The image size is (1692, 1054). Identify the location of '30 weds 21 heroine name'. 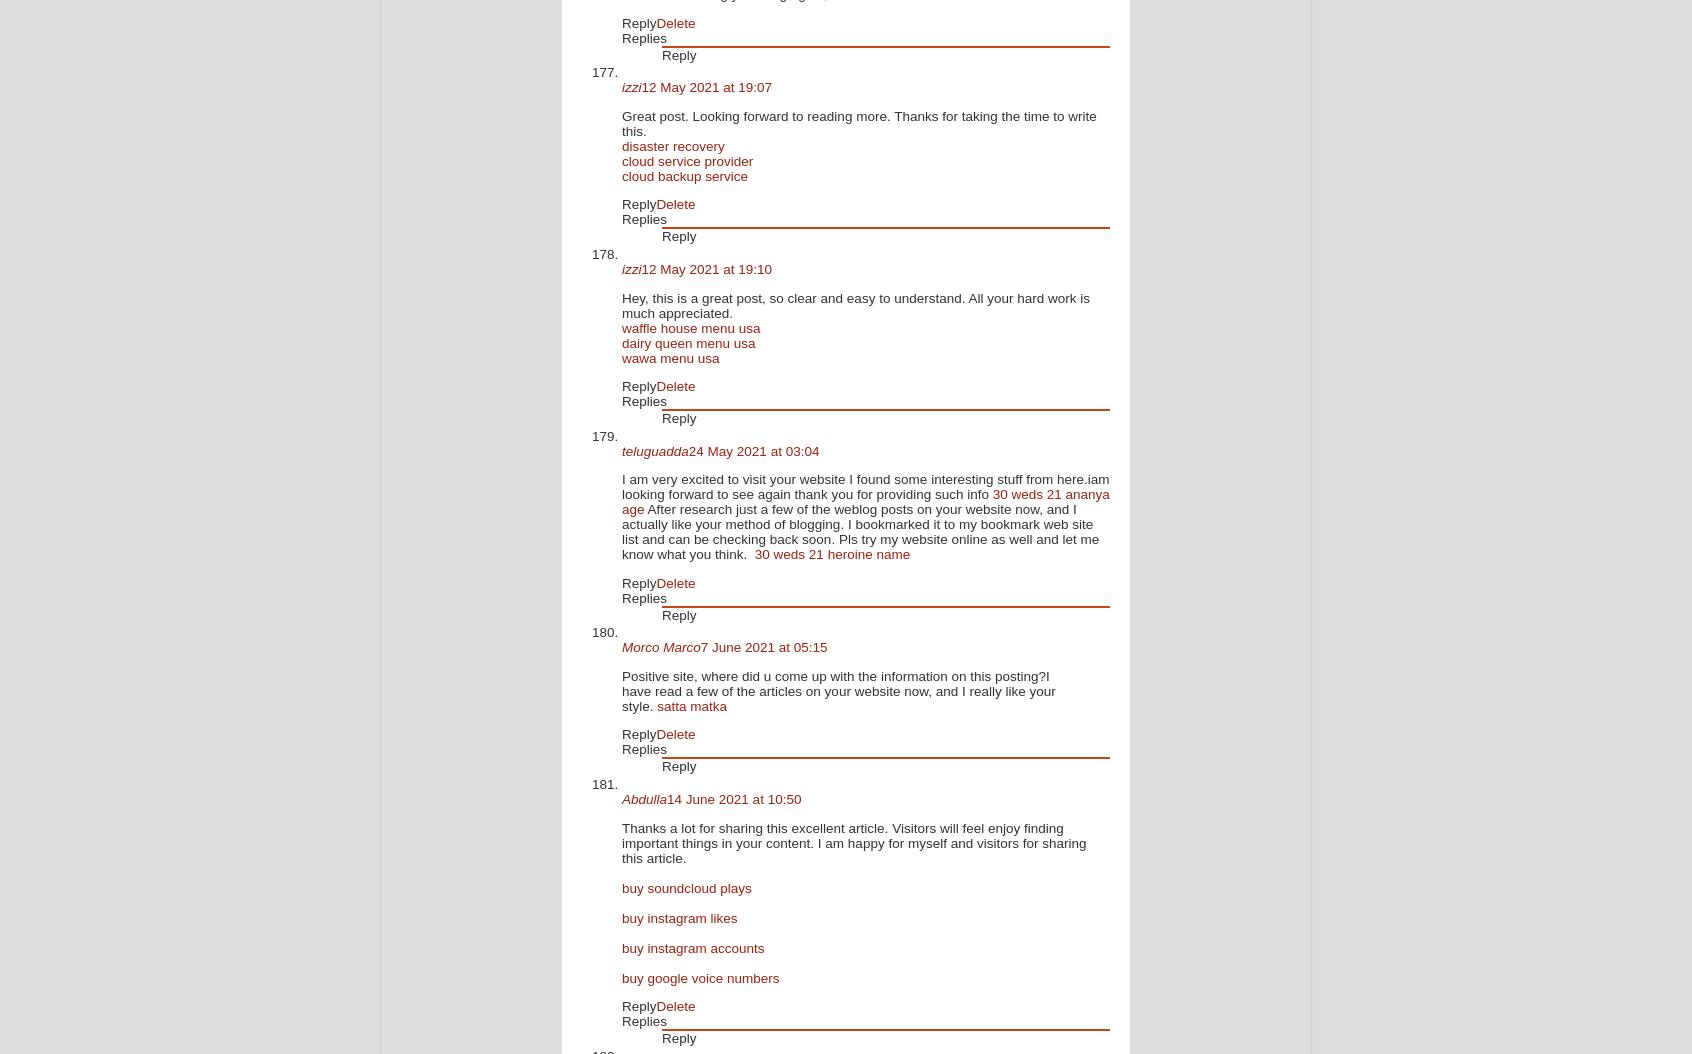
(831, 554).